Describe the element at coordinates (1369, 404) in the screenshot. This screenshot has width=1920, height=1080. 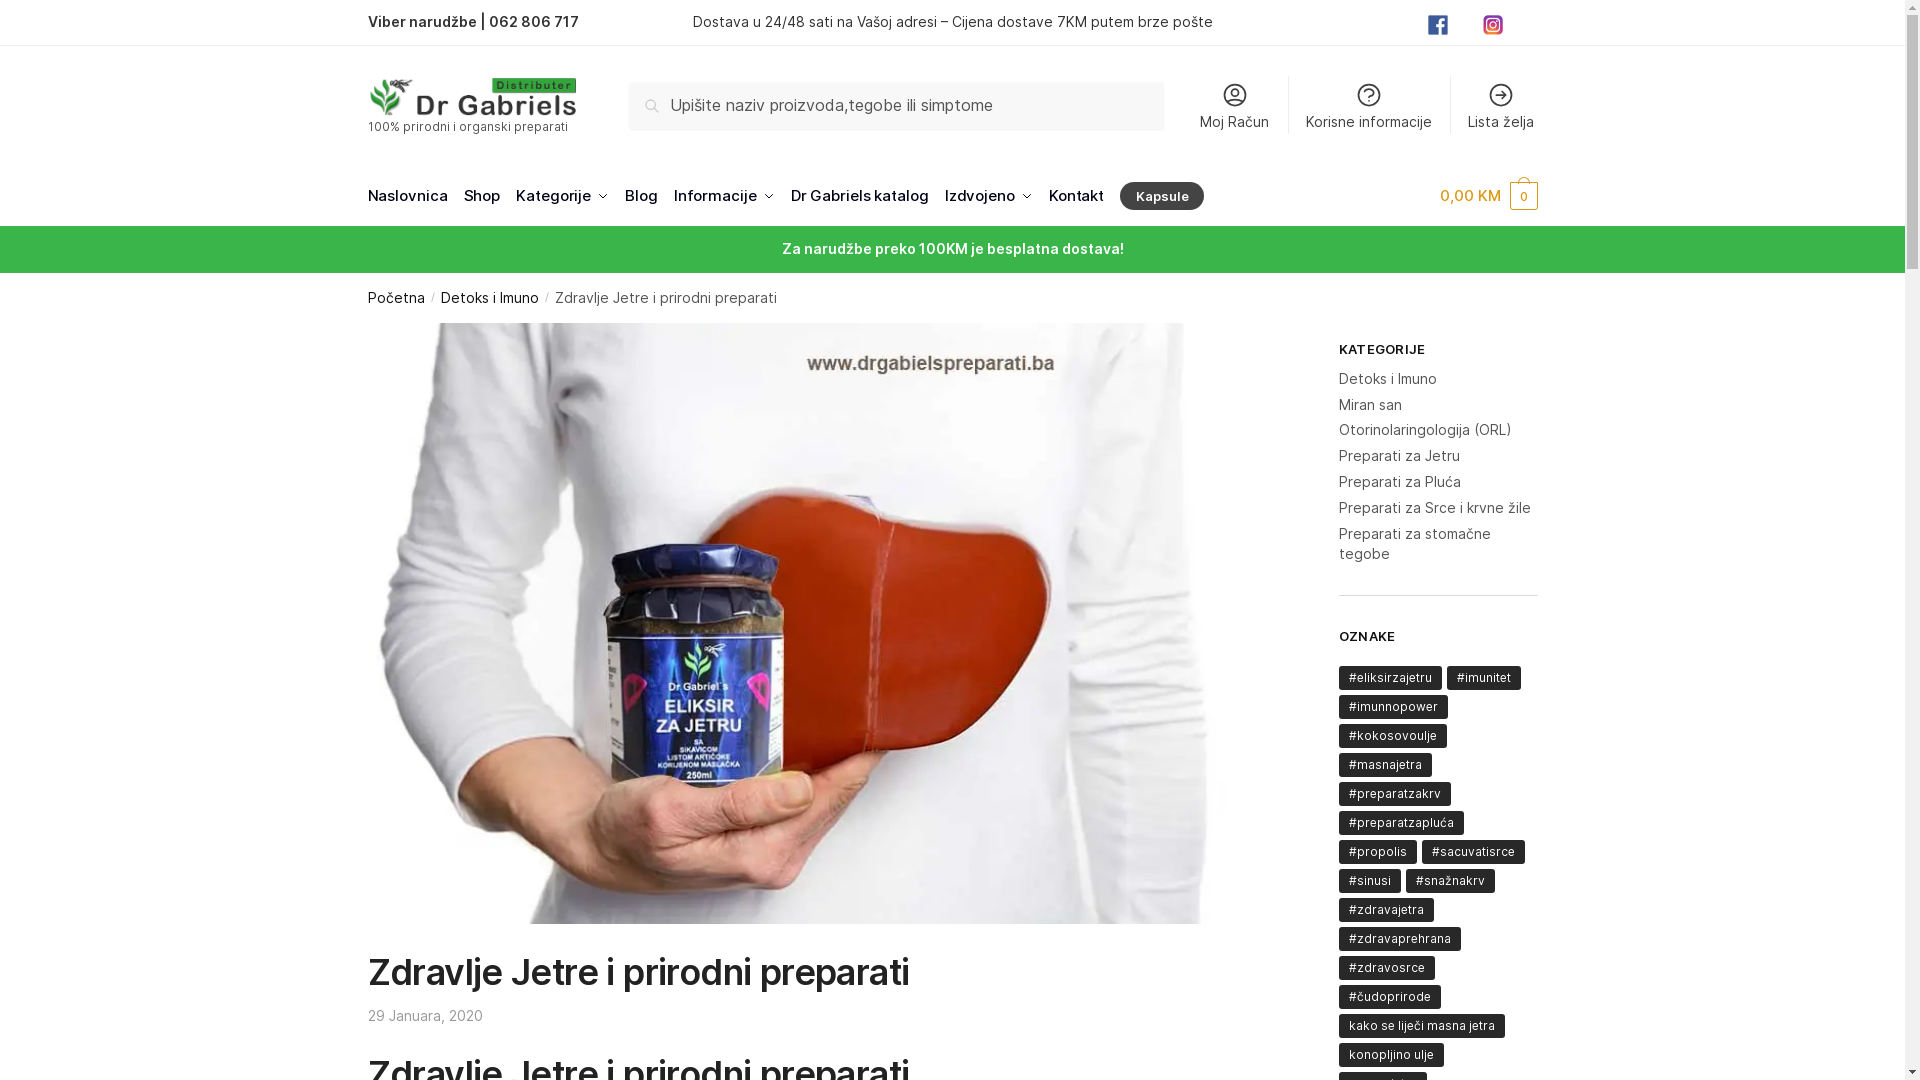
I see `'Miran san'` at that location.